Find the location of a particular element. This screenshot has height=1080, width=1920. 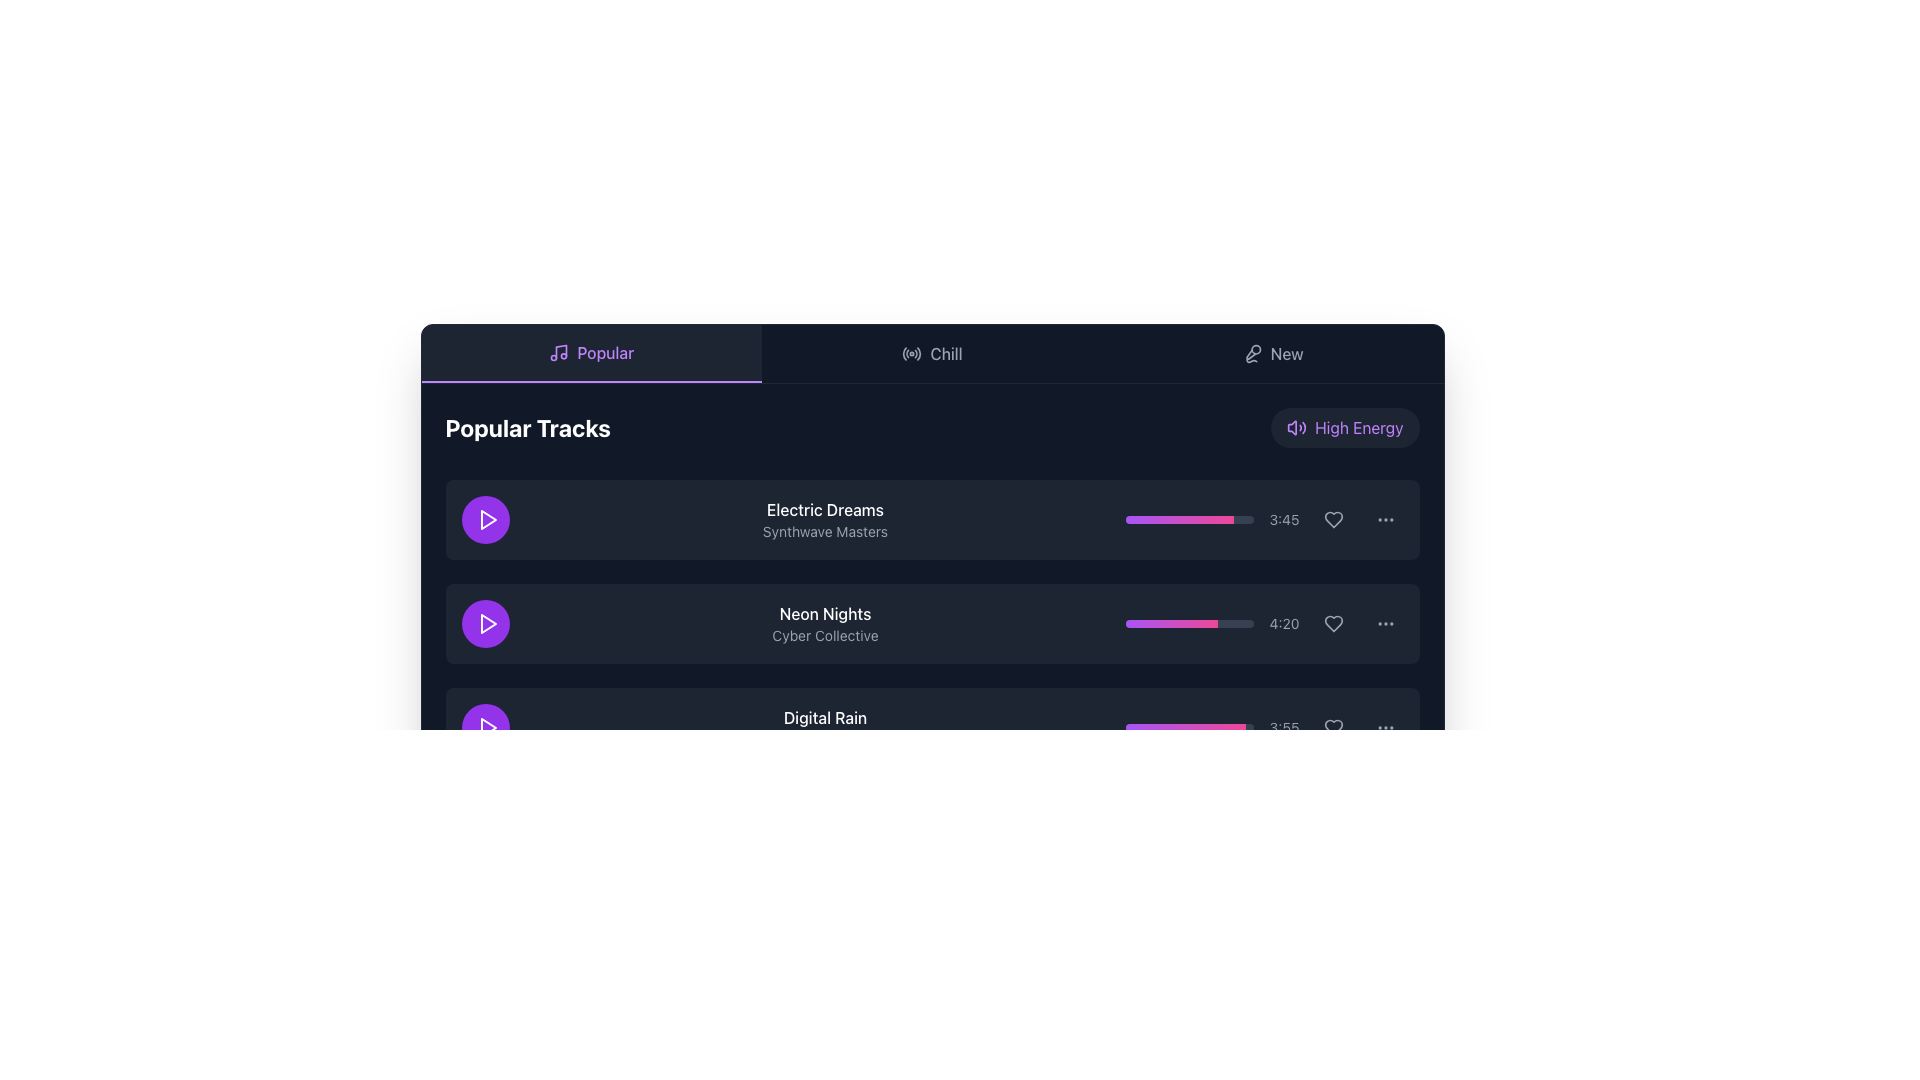

progress is located at coordinates (1211, 623).